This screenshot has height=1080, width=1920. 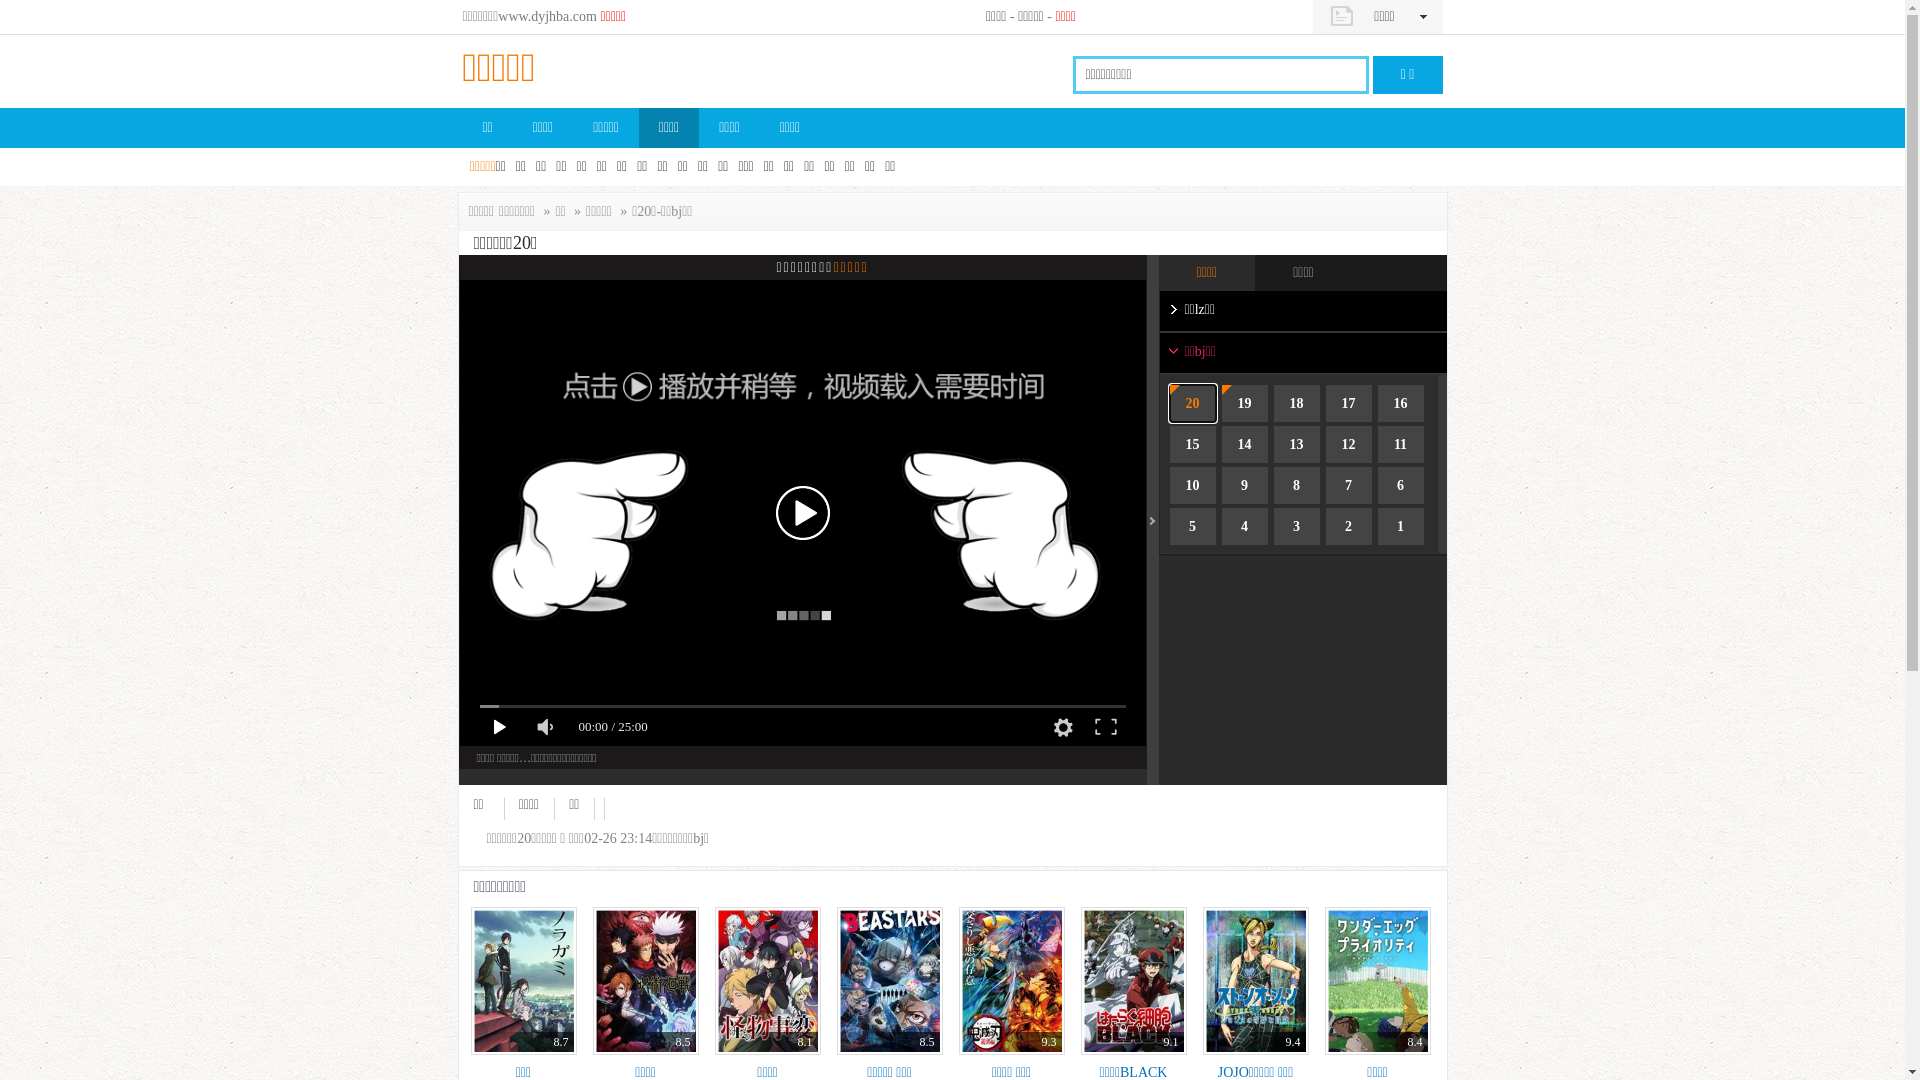 What do you see at coordinates (1400, 485) in the screenshot?
I see `'6'` at bounding box center [1400, 485].